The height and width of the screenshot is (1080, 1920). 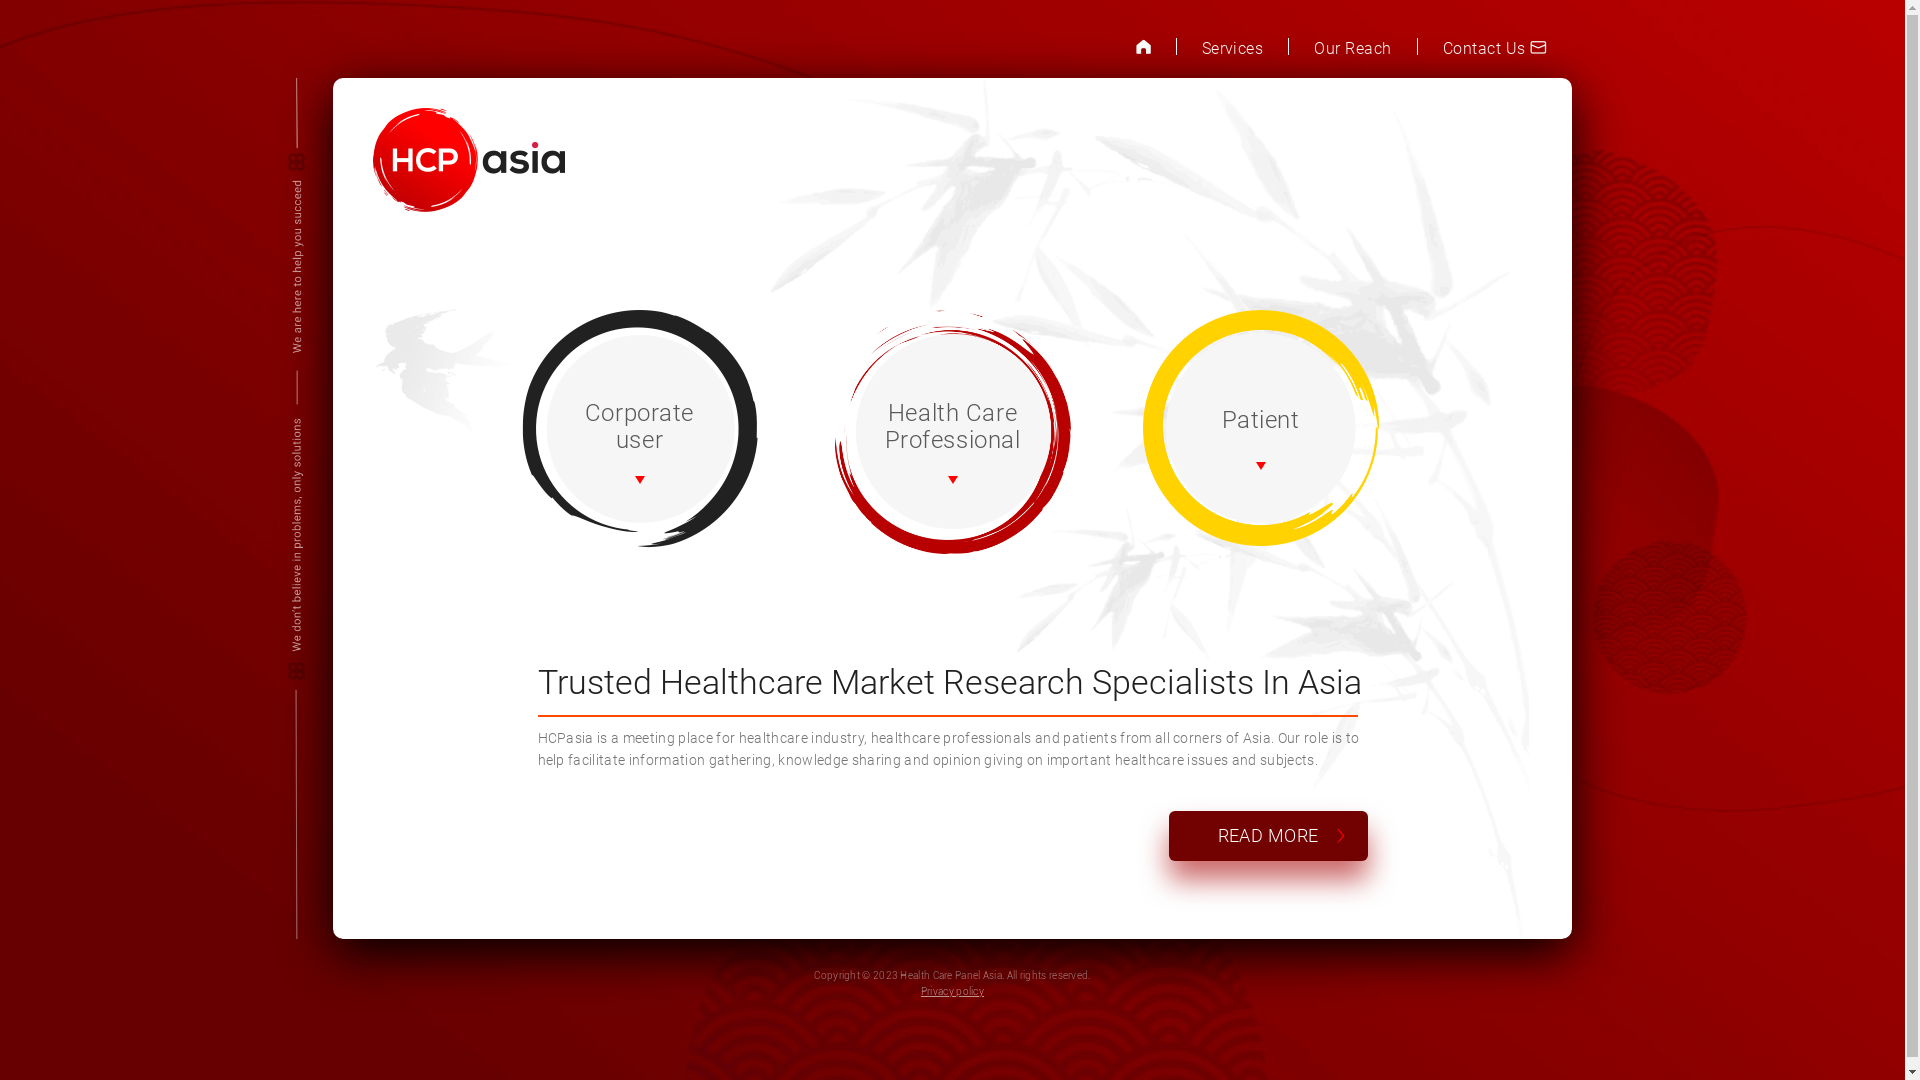 I want to click on 'Services', so click(x=1200, y=47).